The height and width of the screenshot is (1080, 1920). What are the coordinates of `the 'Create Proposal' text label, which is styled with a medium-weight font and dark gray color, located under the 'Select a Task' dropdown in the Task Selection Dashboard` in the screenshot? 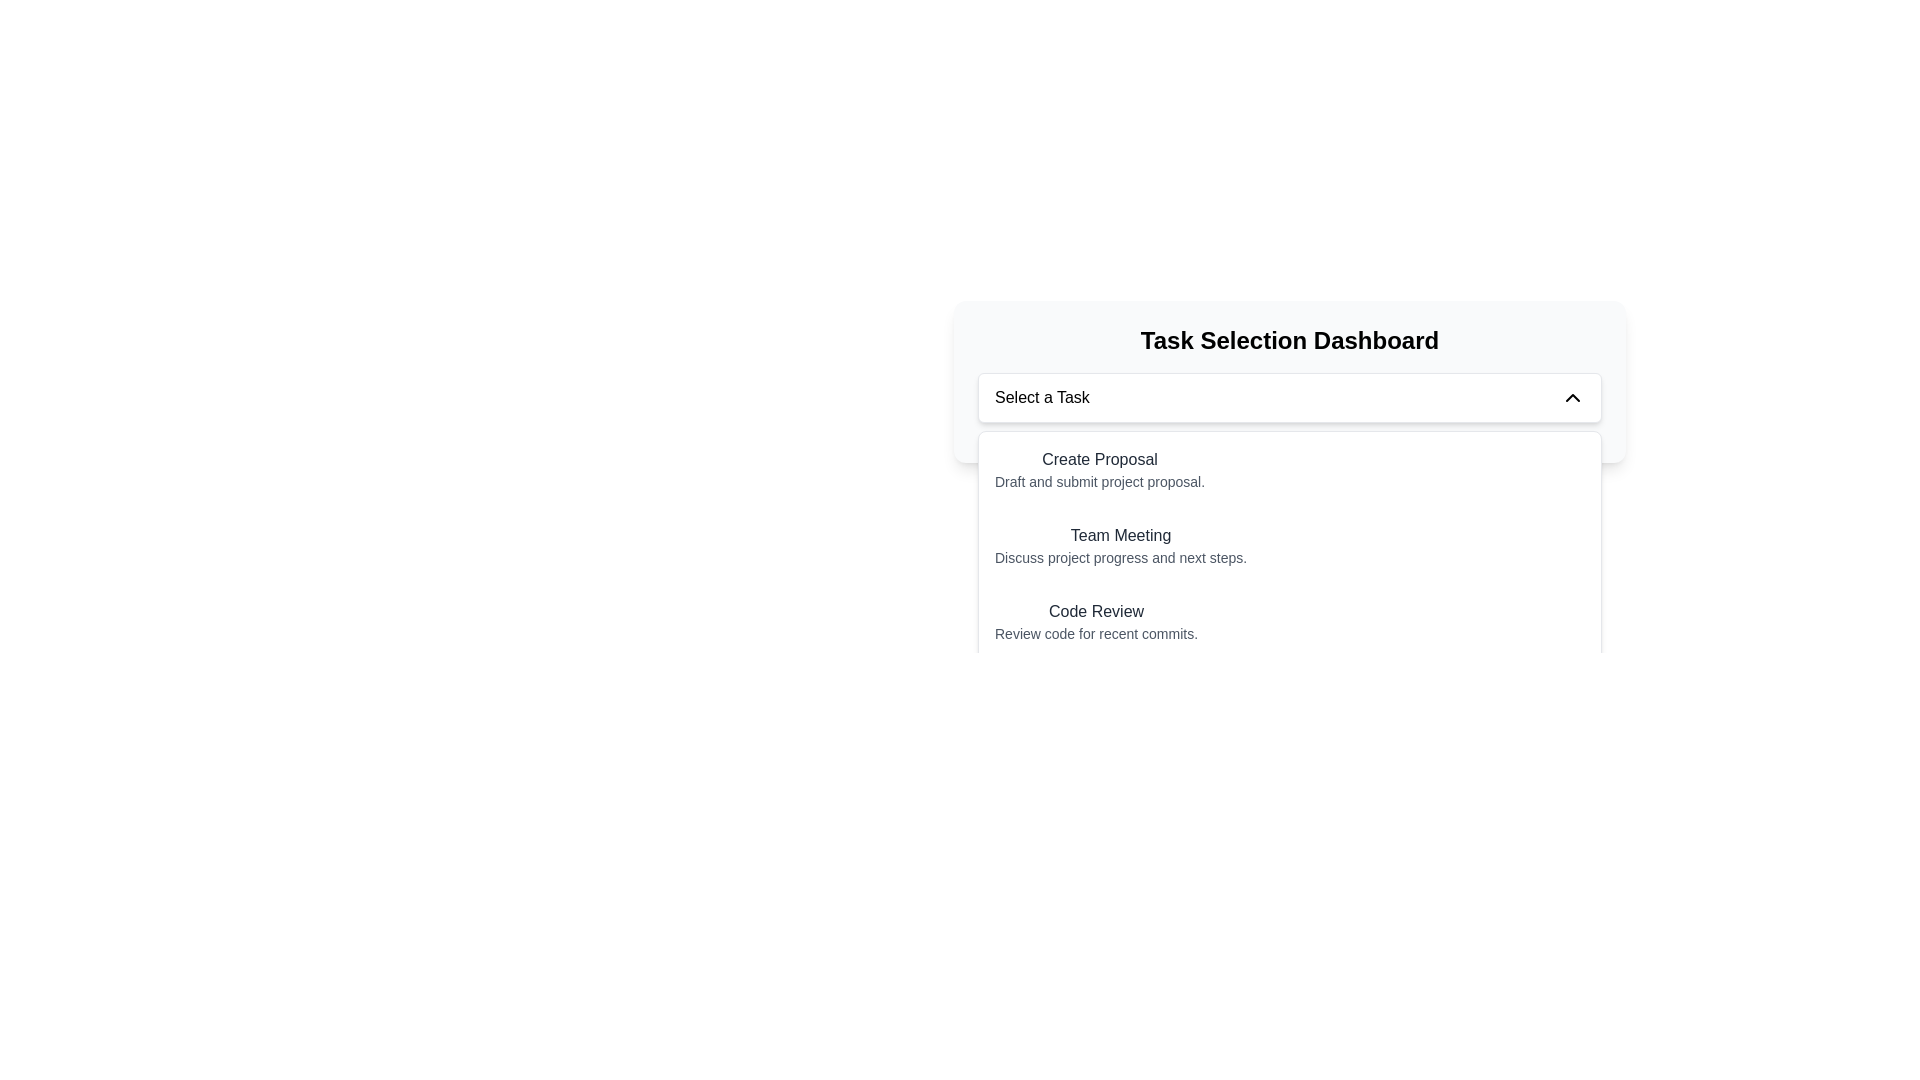 It's located at (1098, 459).